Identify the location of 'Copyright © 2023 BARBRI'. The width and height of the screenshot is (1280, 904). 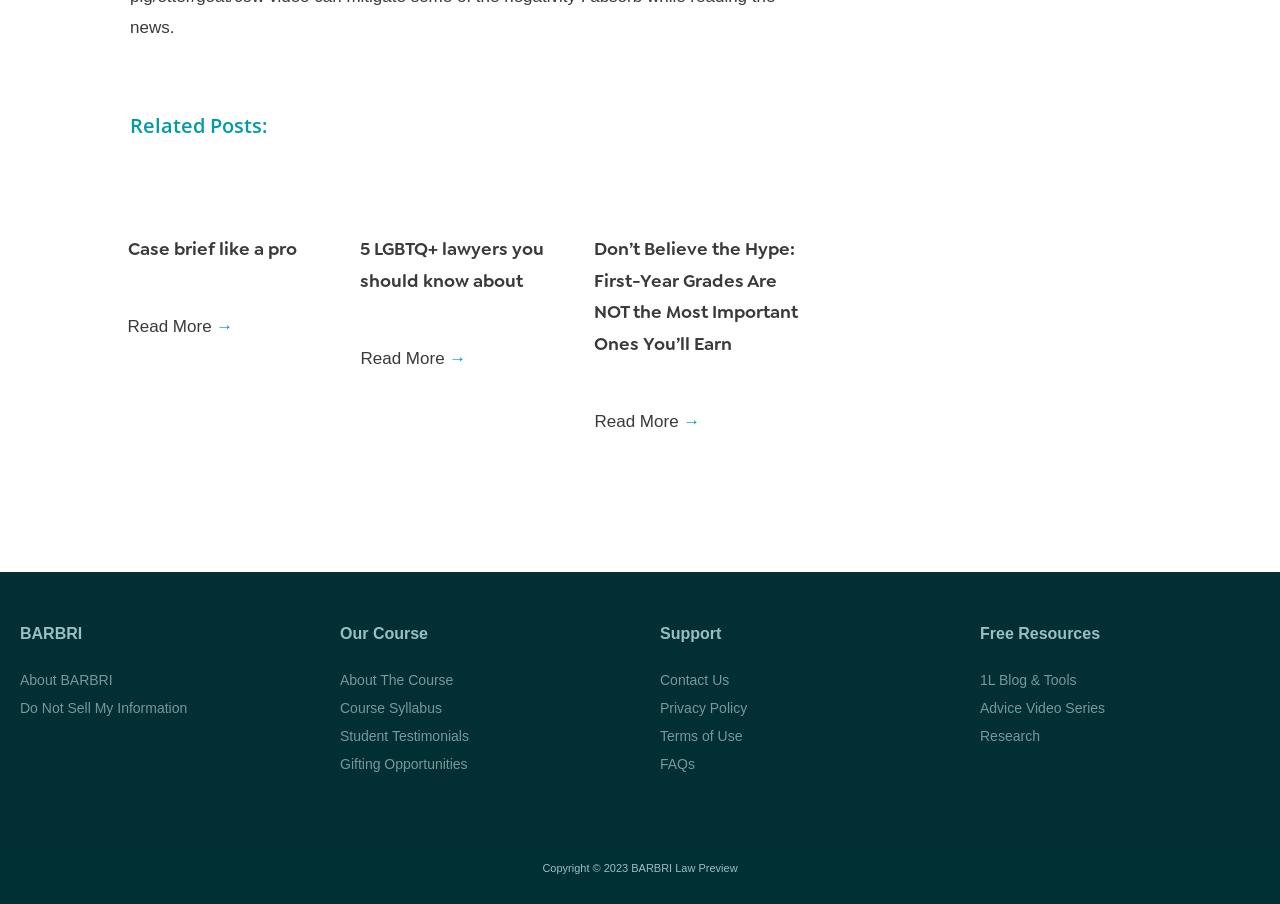
(607, 867).